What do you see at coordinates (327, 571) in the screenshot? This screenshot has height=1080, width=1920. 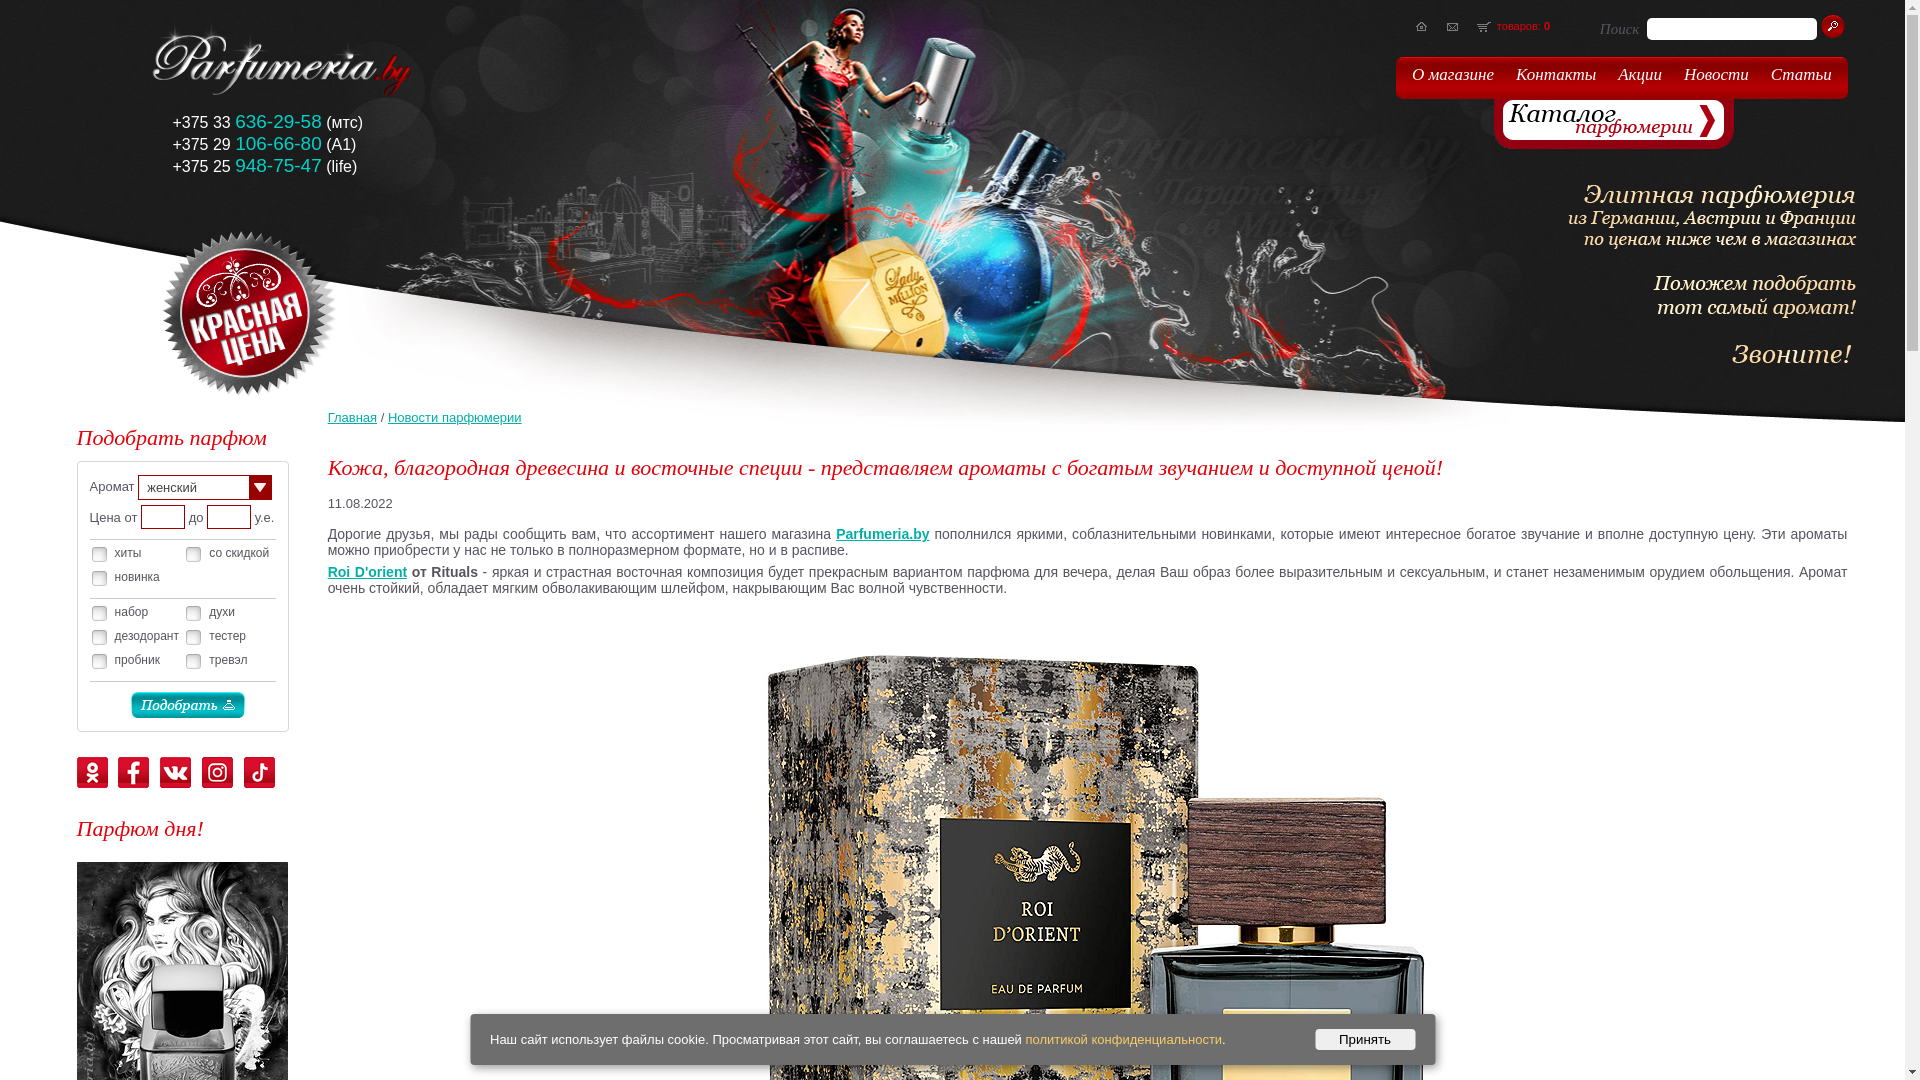 I see `'Roi D'orient'` at bounding box center [327, 571].